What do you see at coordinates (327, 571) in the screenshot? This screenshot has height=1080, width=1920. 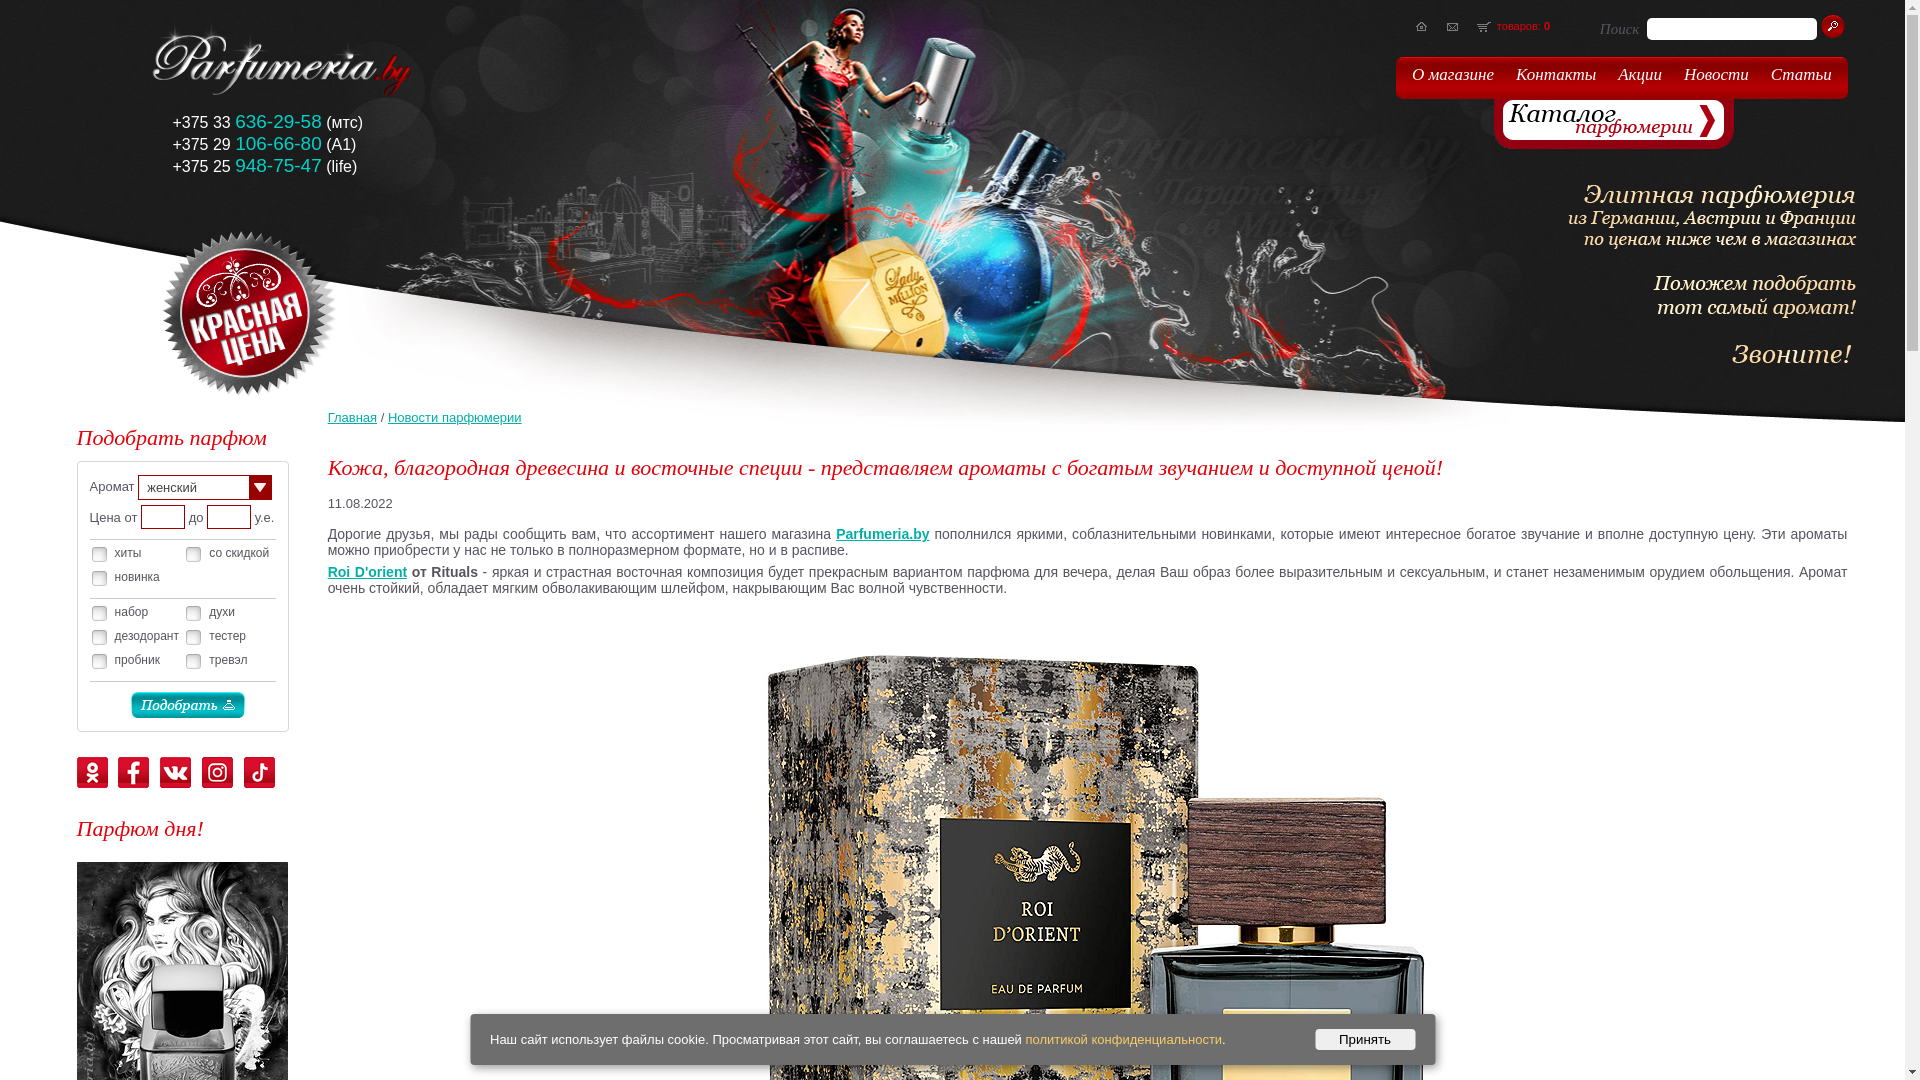 I see `'Roi D'orient'` at bounding box center [327, 571].